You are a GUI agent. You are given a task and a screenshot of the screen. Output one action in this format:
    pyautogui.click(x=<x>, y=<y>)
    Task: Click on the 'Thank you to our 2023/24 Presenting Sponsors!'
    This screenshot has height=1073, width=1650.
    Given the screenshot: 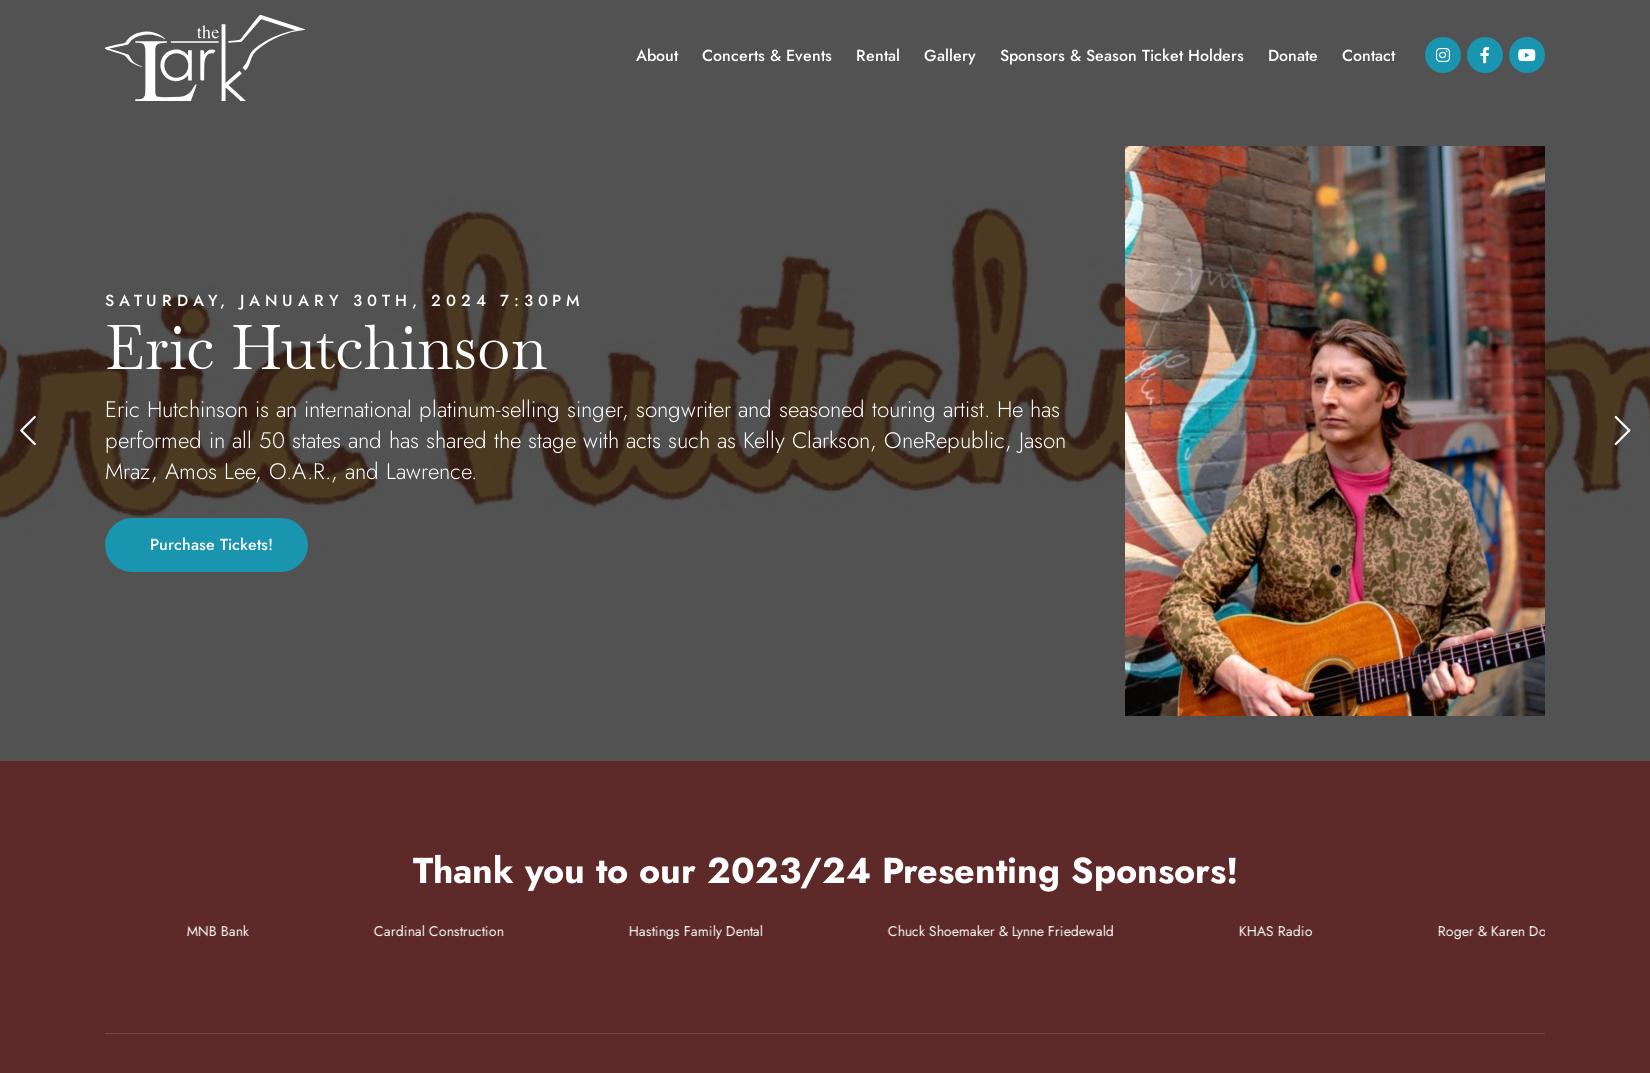 What is the action you would take?
    pyautogui.click(x=823, y=868)
    